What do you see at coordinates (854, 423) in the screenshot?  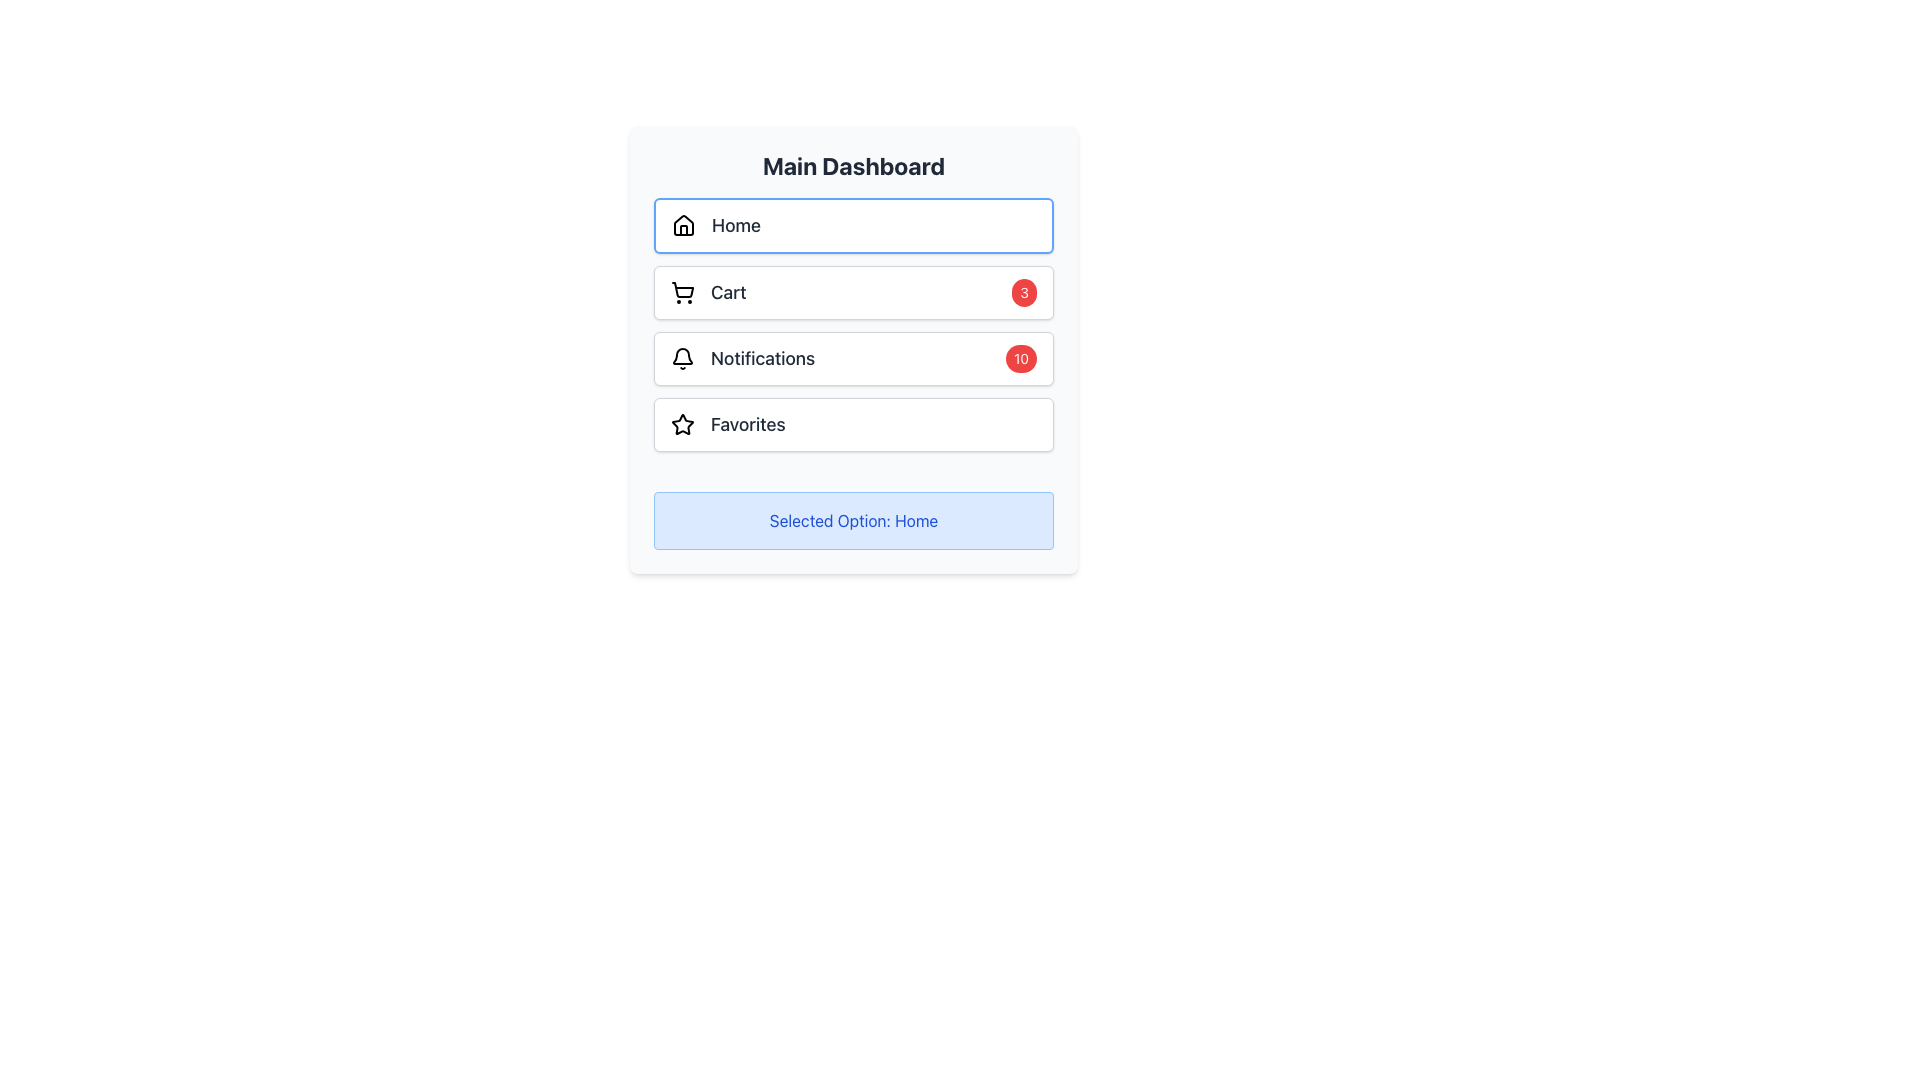 I see `the 'Favorites' button, which is the last option in a vertical list` at bounding box center [854, 423].